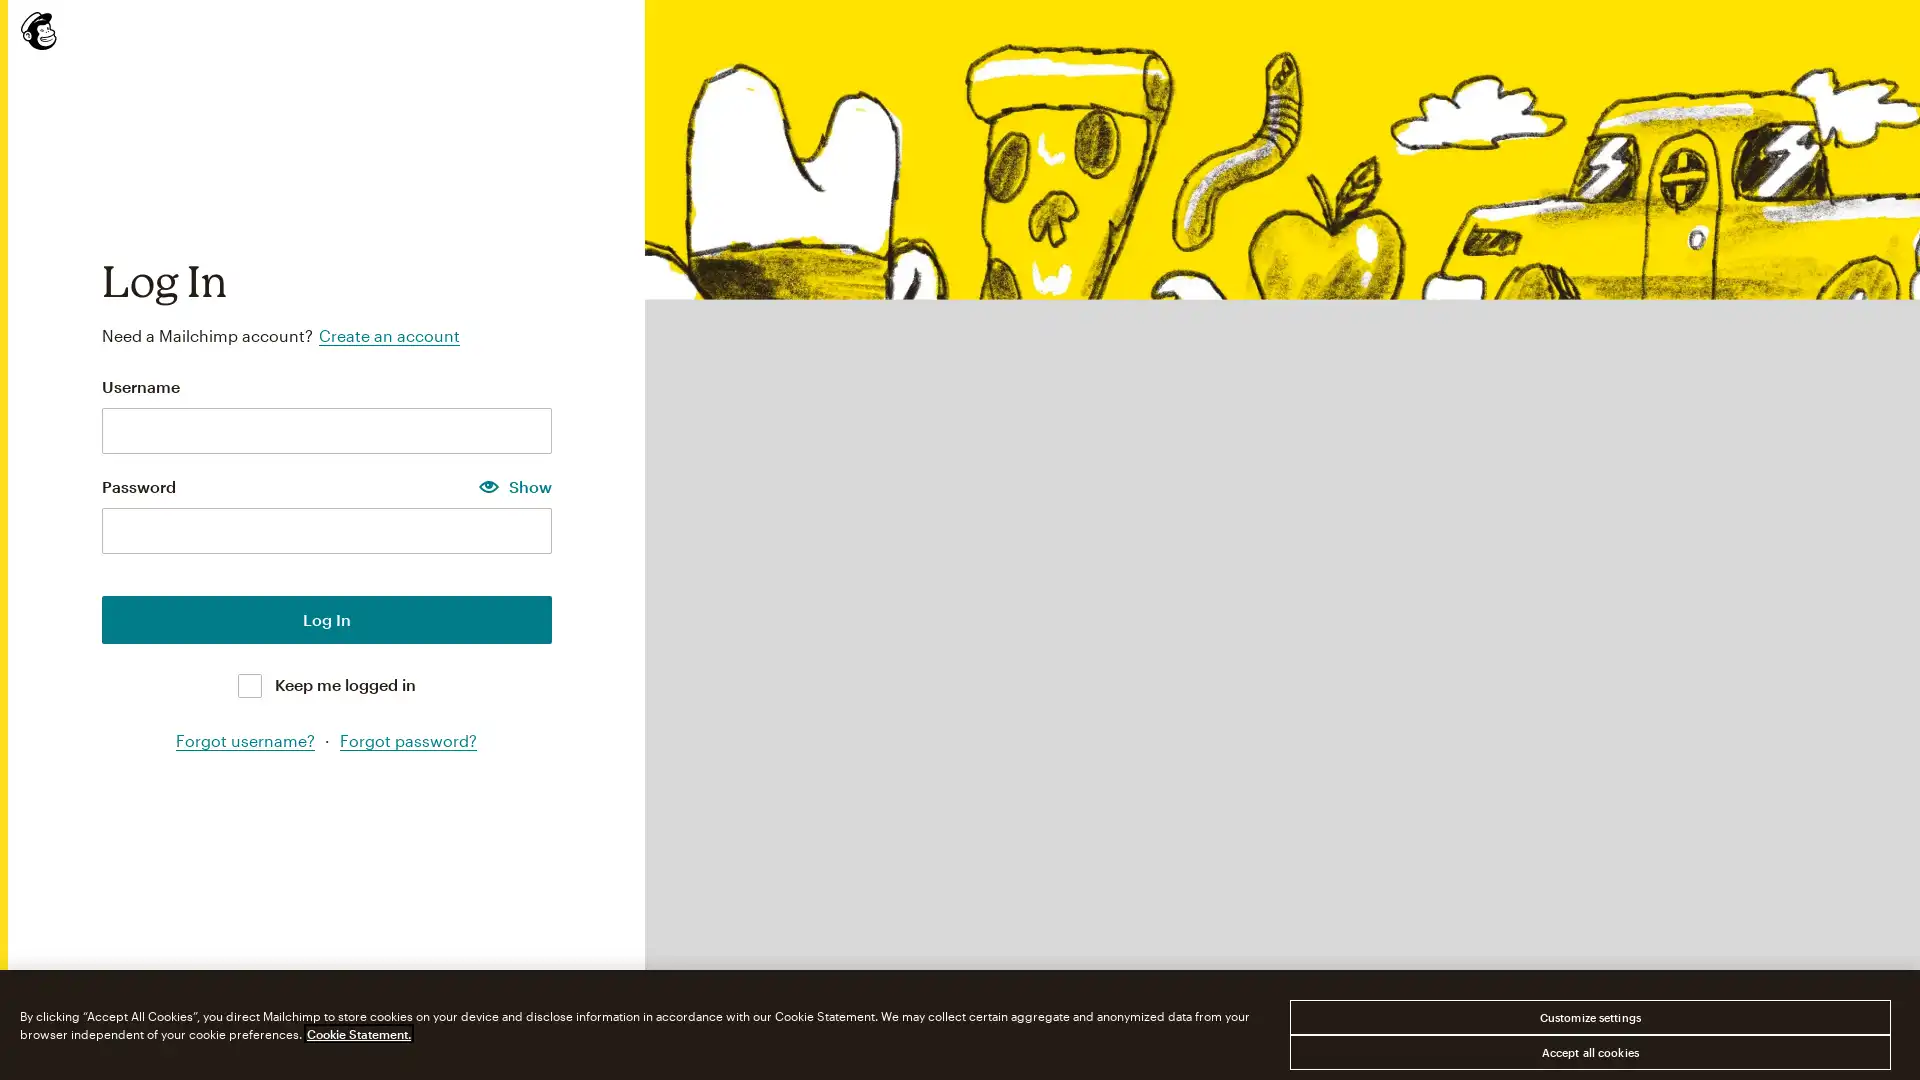  Describe the element at coordinates (1588, 1051) in the screenshot. I see `Accept all cookies` at that location.